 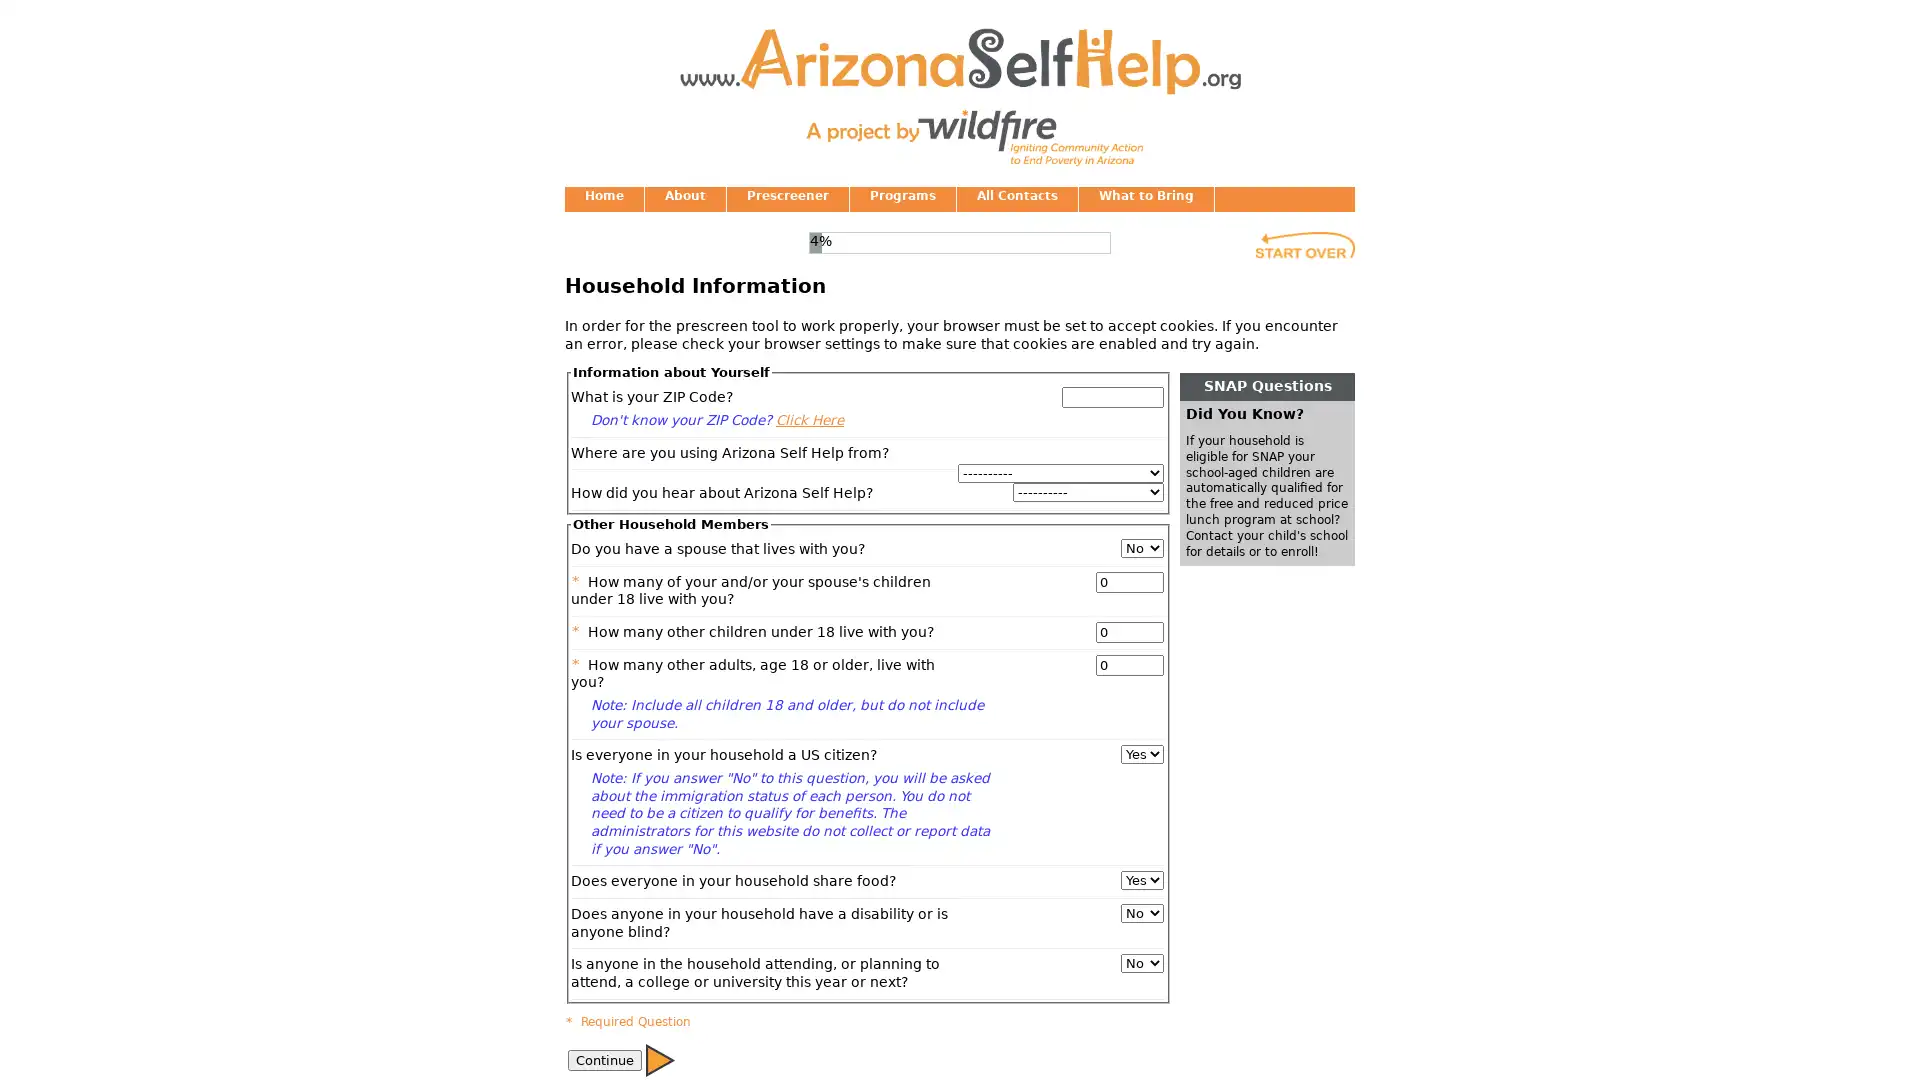 What do you see at coordinates (660, 1058) in the screenshot?
I see `Continue` at bounding box center [660, 1058].